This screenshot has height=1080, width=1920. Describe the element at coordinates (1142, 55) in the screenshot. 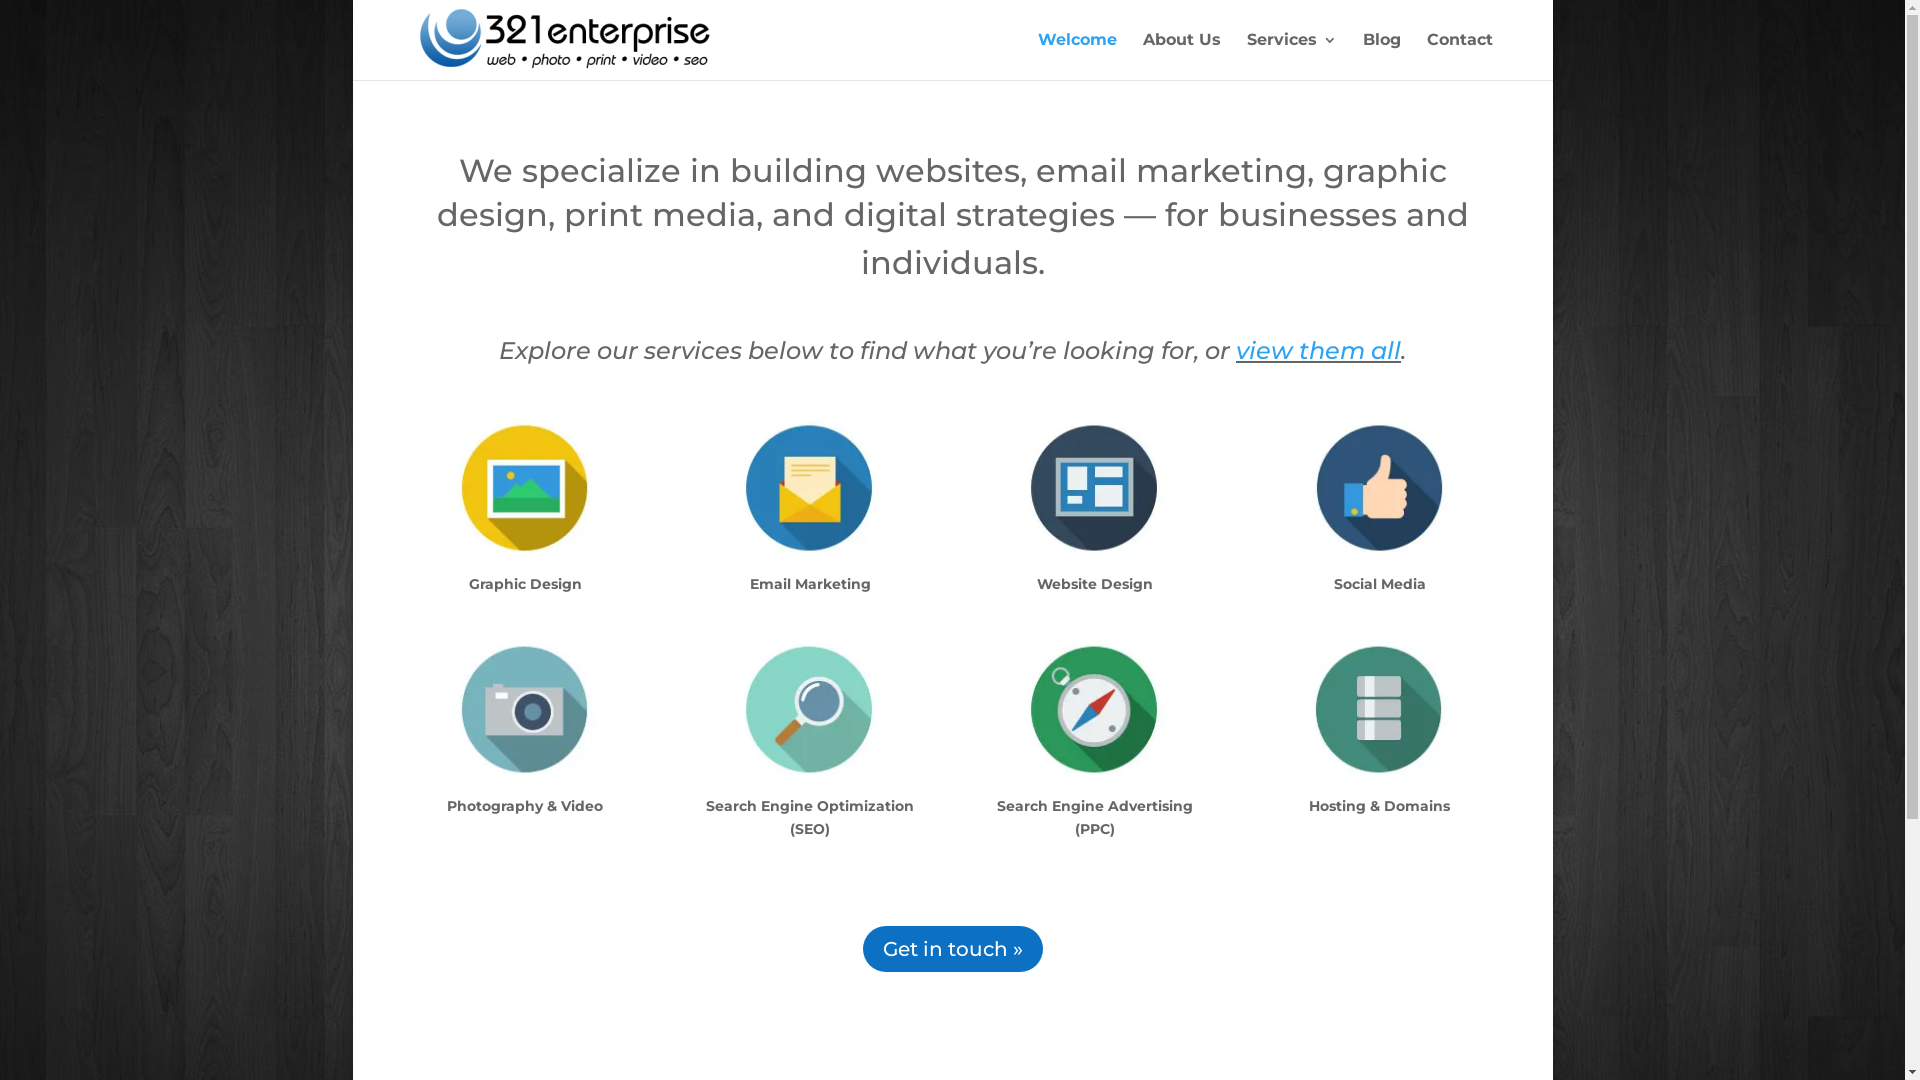

I see `'About Us'` at that location.